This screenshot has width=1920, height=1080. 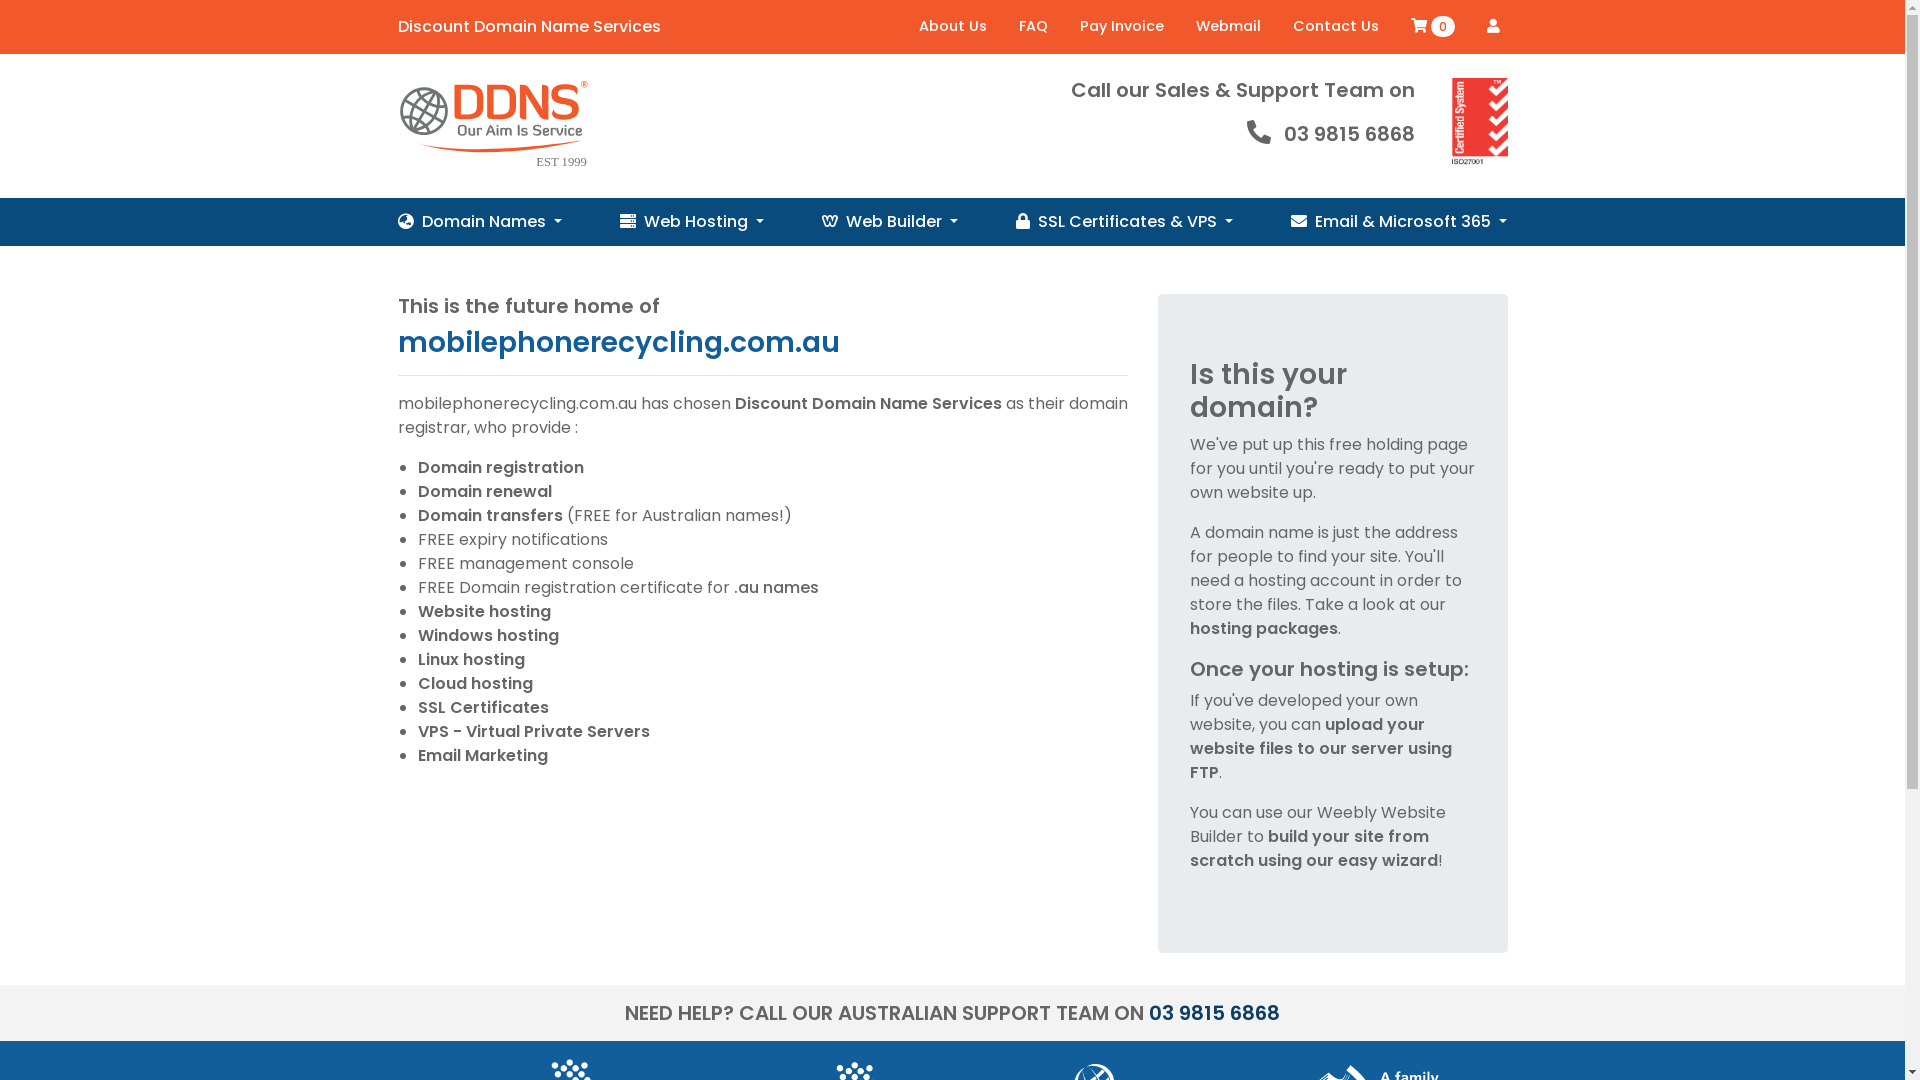 I want to click on 'FAQ', so click(x=1032, y=27).